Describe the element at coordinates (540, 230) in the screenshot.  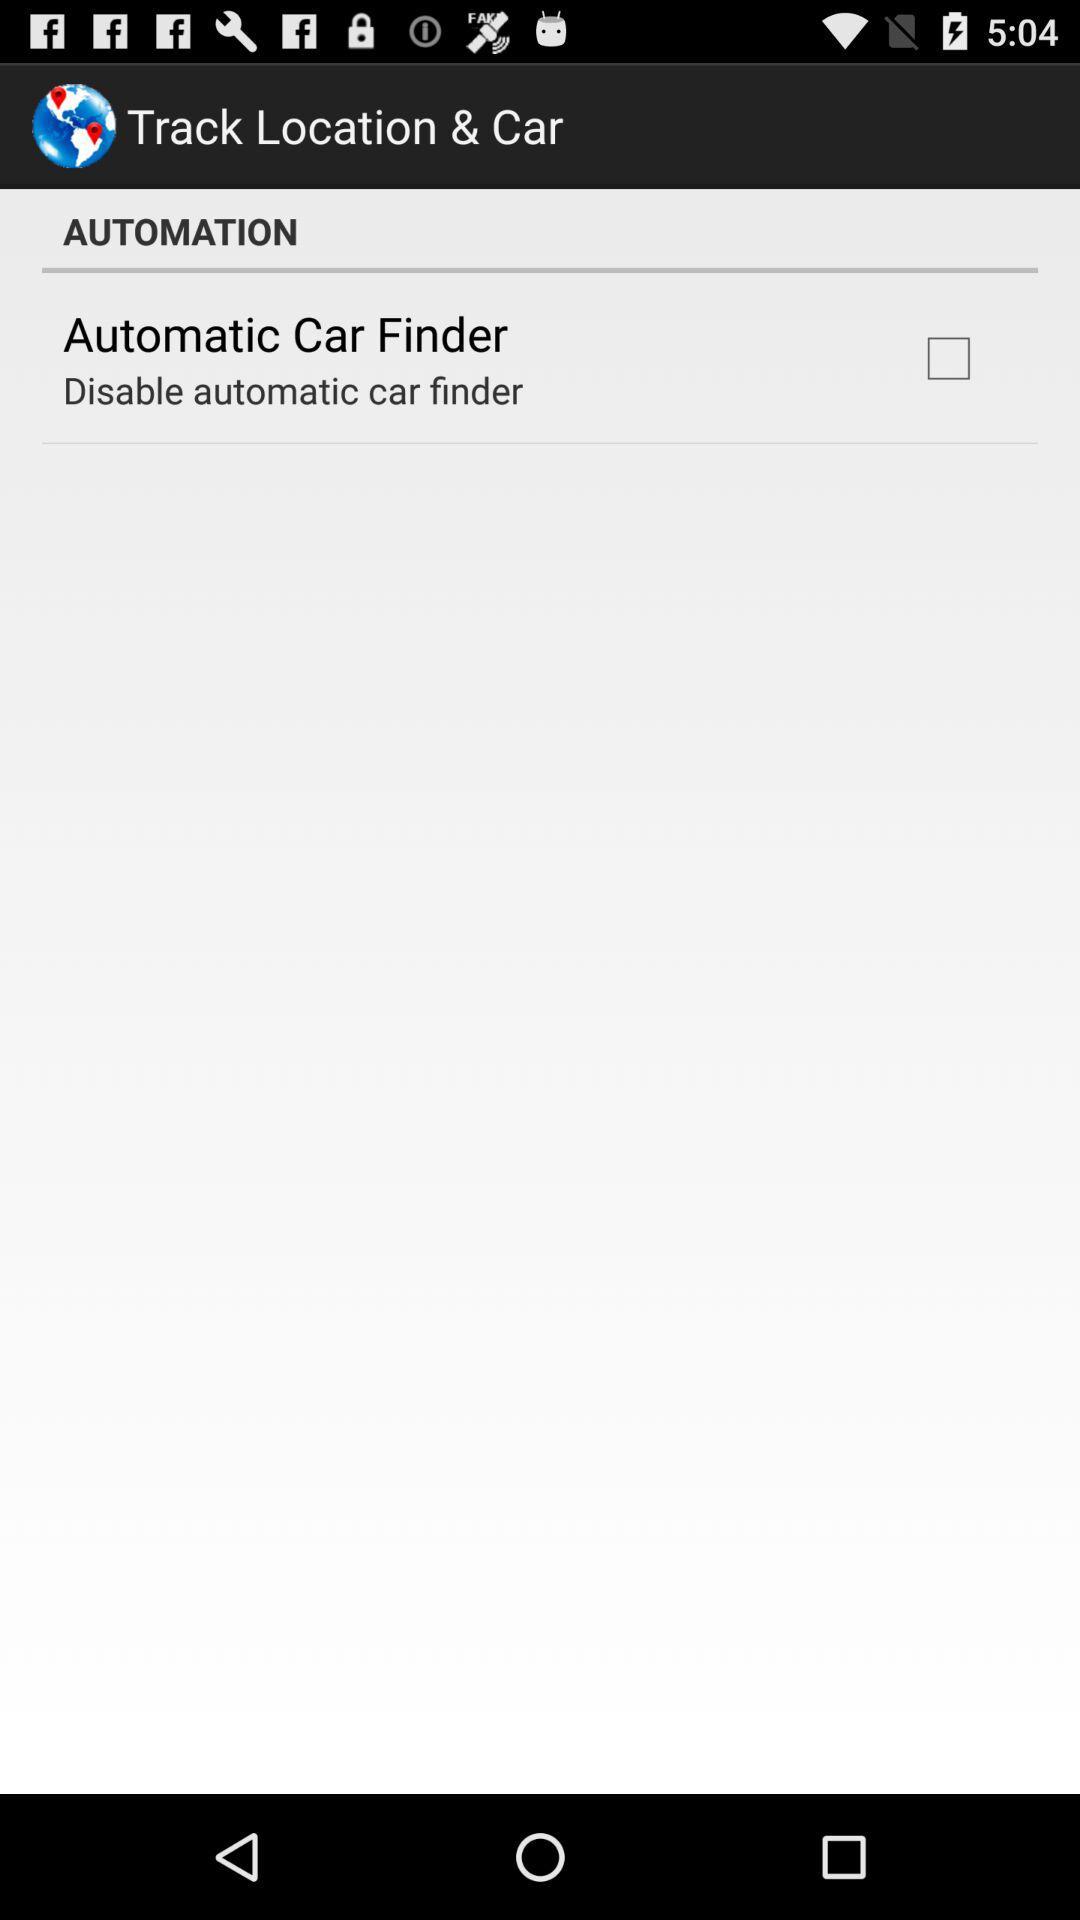
I see `automation item` at that location.